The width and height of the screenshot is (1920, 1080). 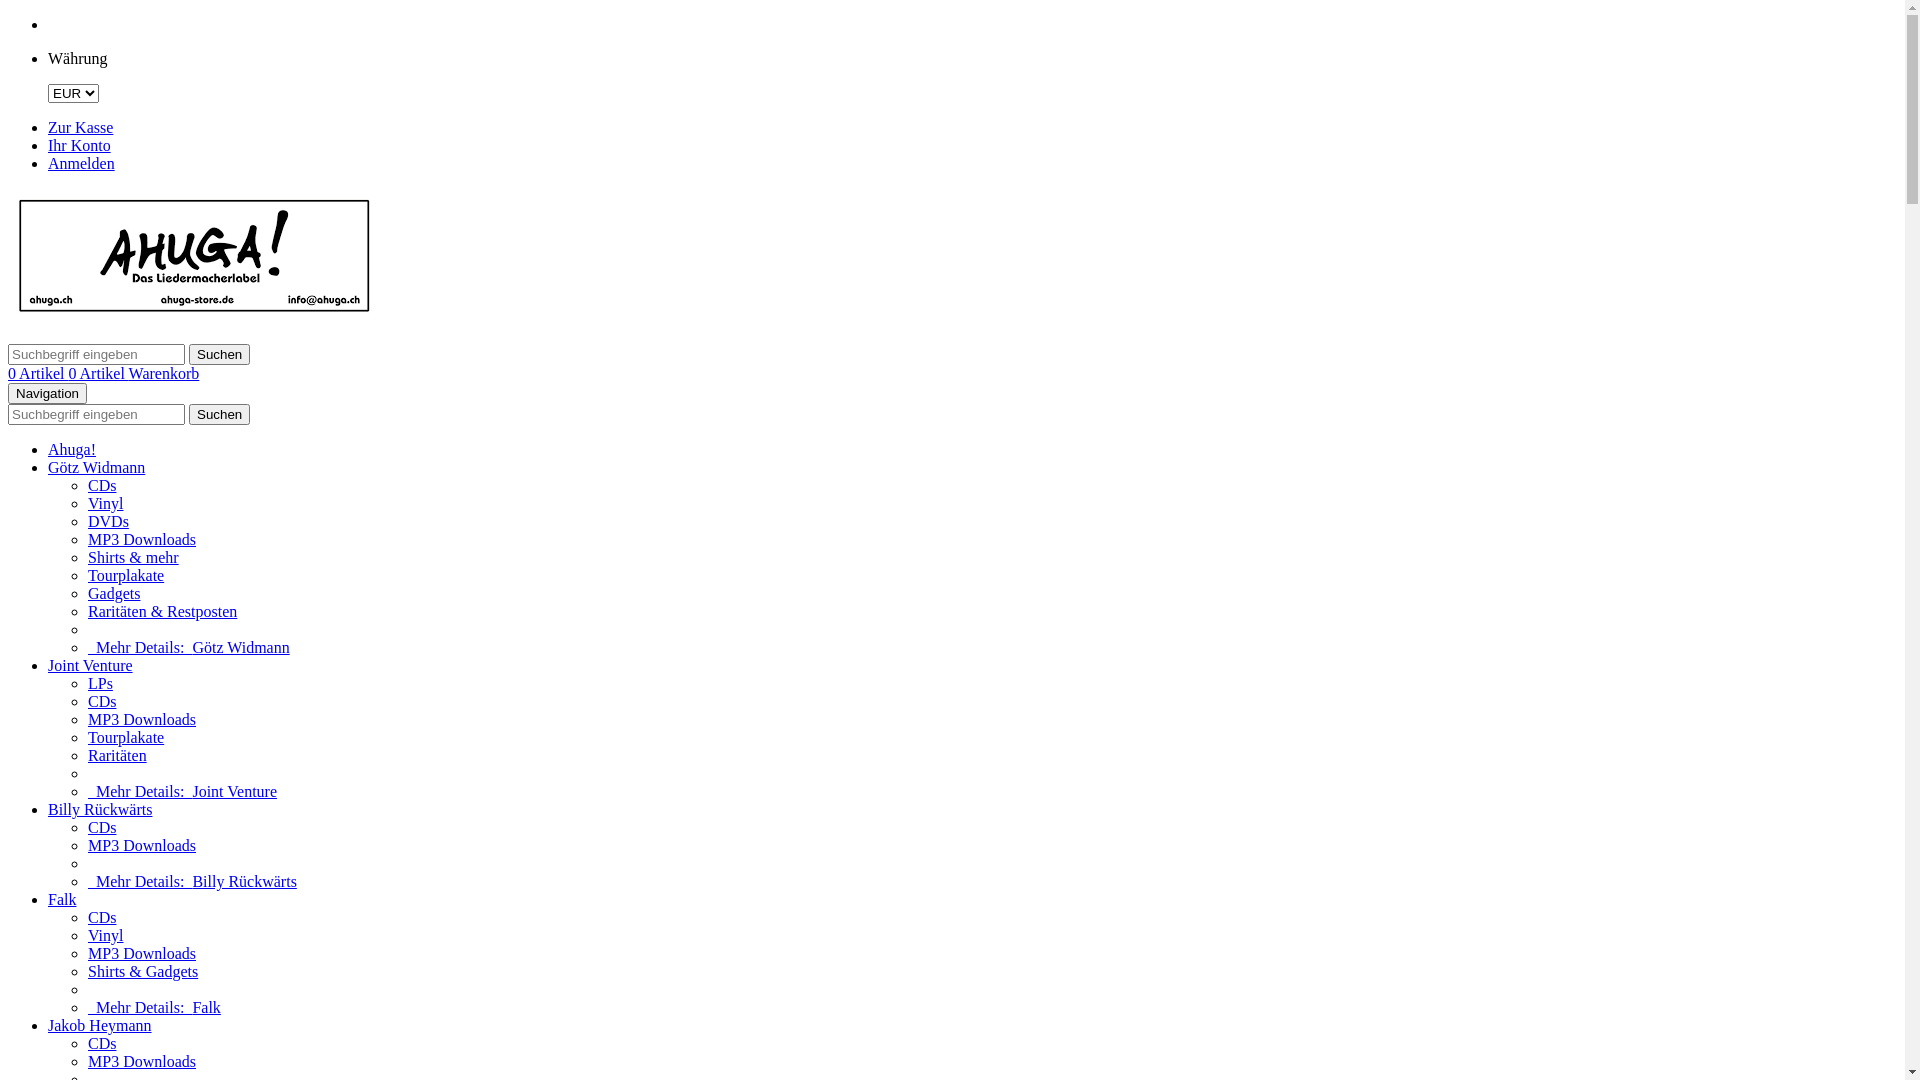 What do you see at coordinates (86, 1007) in the screenshot?
I see `'  Mehr Details:  Falk'` at bounding box center [86, 1007].